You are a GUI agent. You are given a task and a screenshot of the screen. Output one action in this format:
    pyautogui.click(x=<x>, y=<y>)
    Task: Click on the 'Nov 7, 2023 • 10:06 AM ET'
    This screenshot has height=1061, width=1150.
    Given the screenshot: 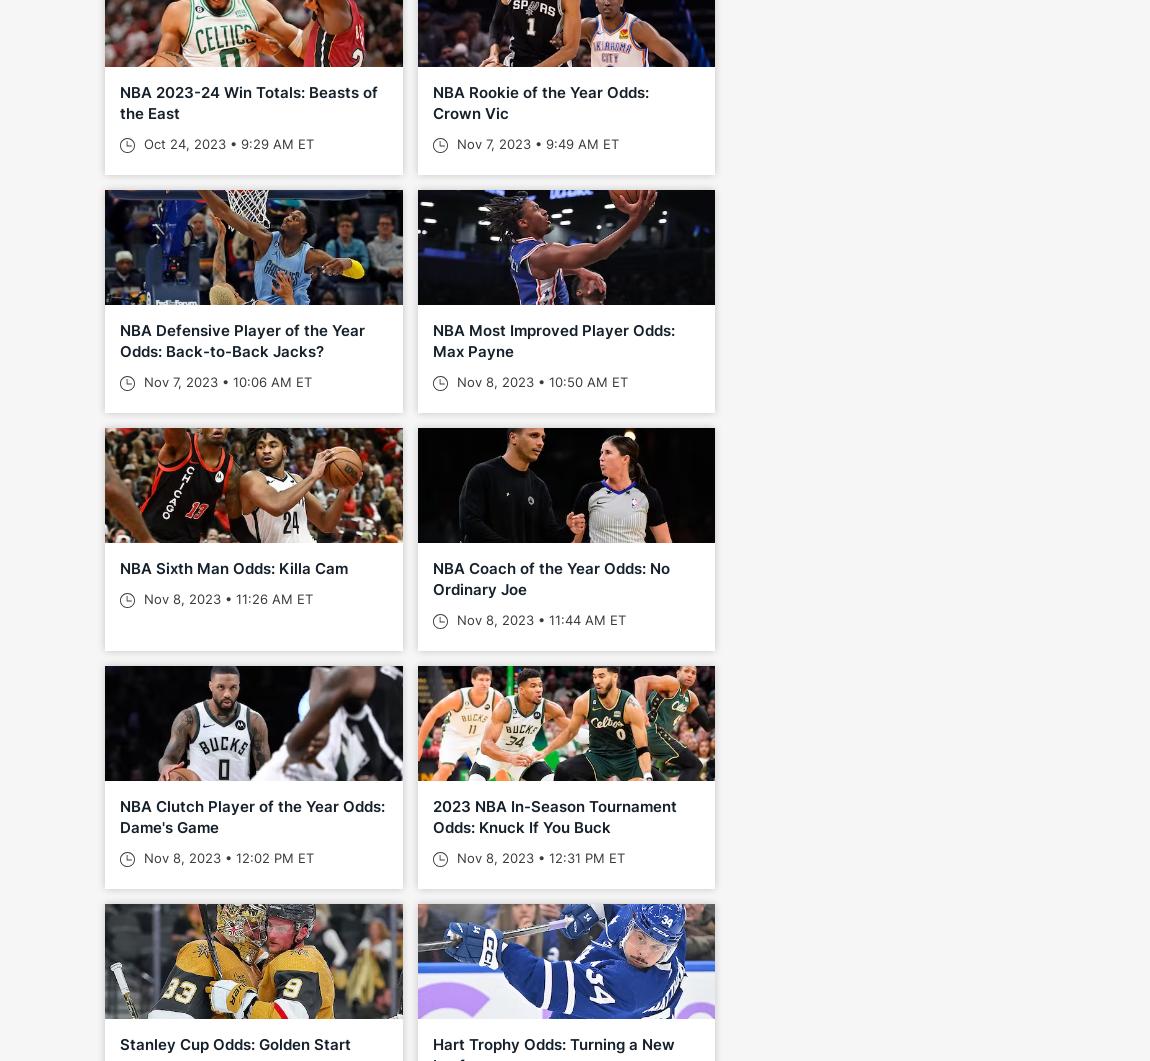 What is the action you would take?
    pyautogui.click(x=138, y=381)
    